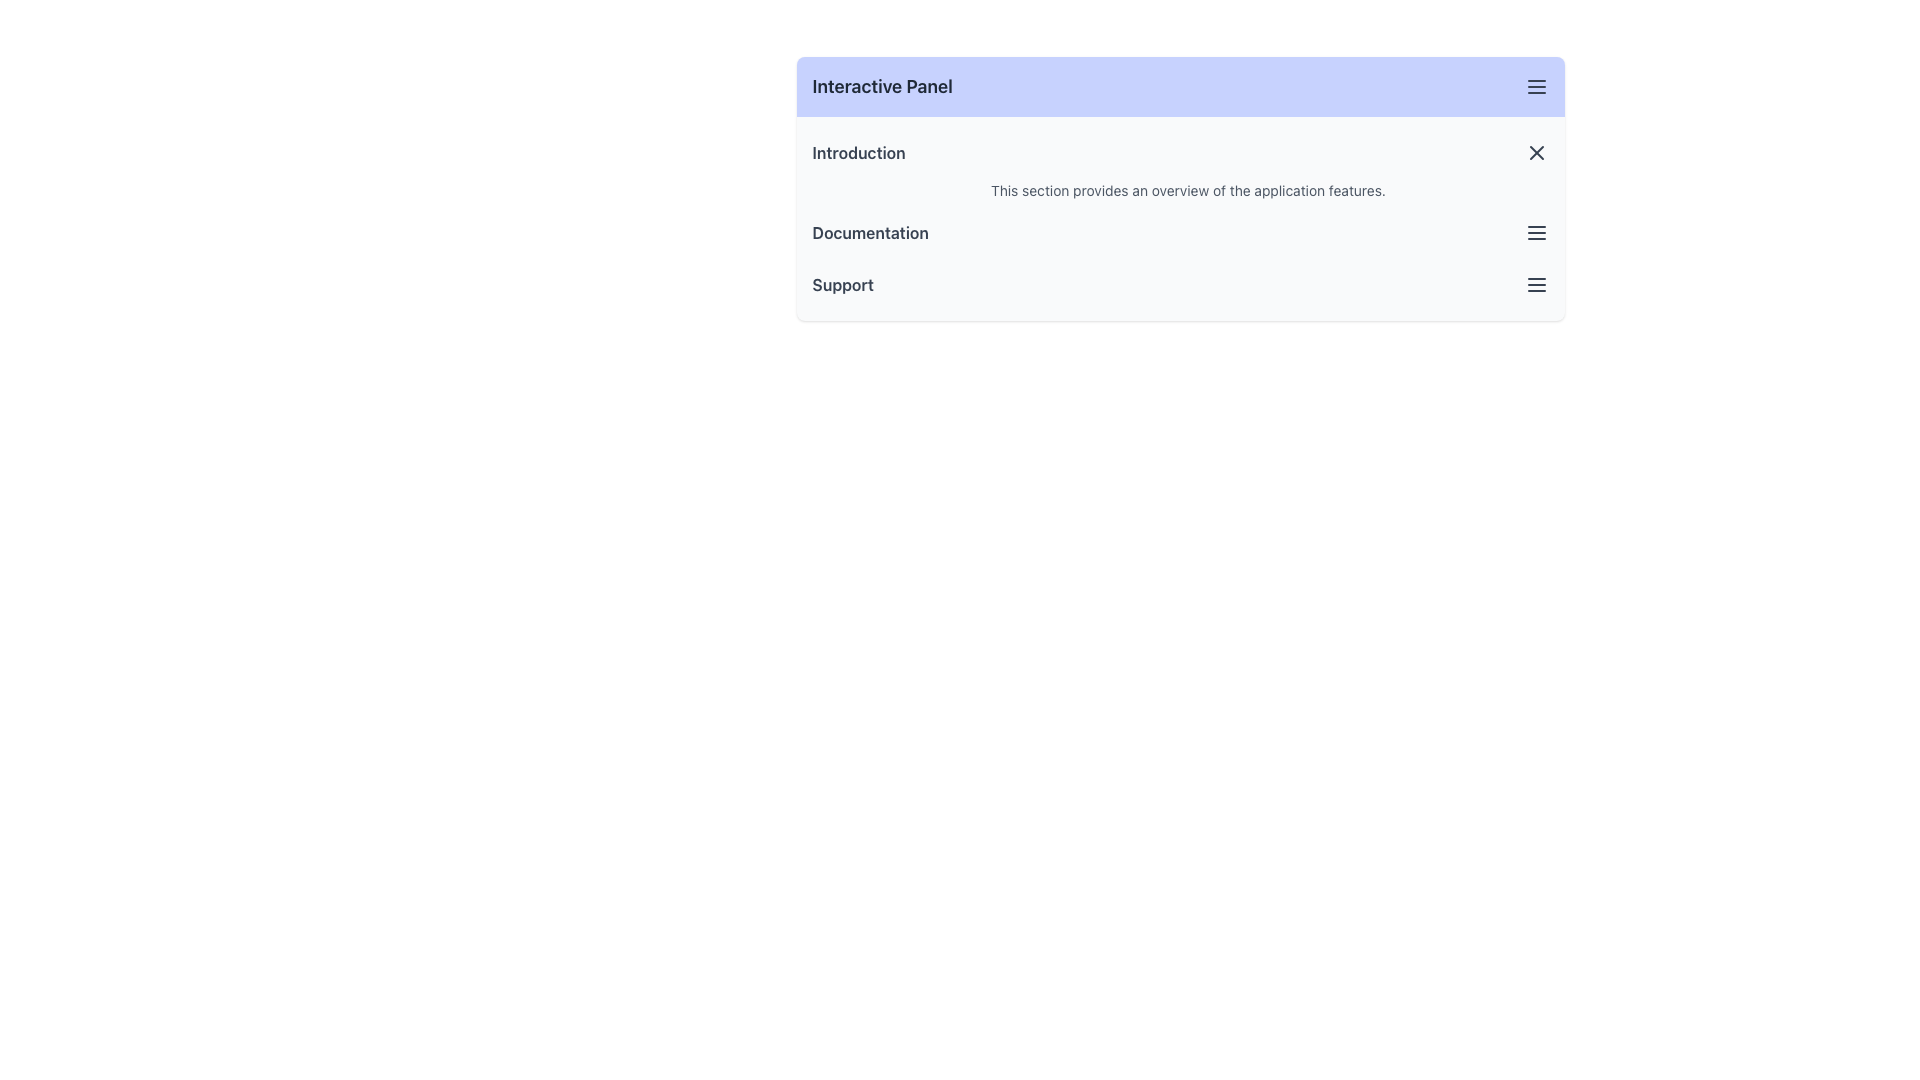 The image size is (1920, 1080). What do you see at coordinates (881, 86) in the screenshot?
I see `text from the 'Interactive Panel' label, which is styled in bold and dark gray color, located at the top of the panel interface within a light indigo header` at bounding box center [881, 86].